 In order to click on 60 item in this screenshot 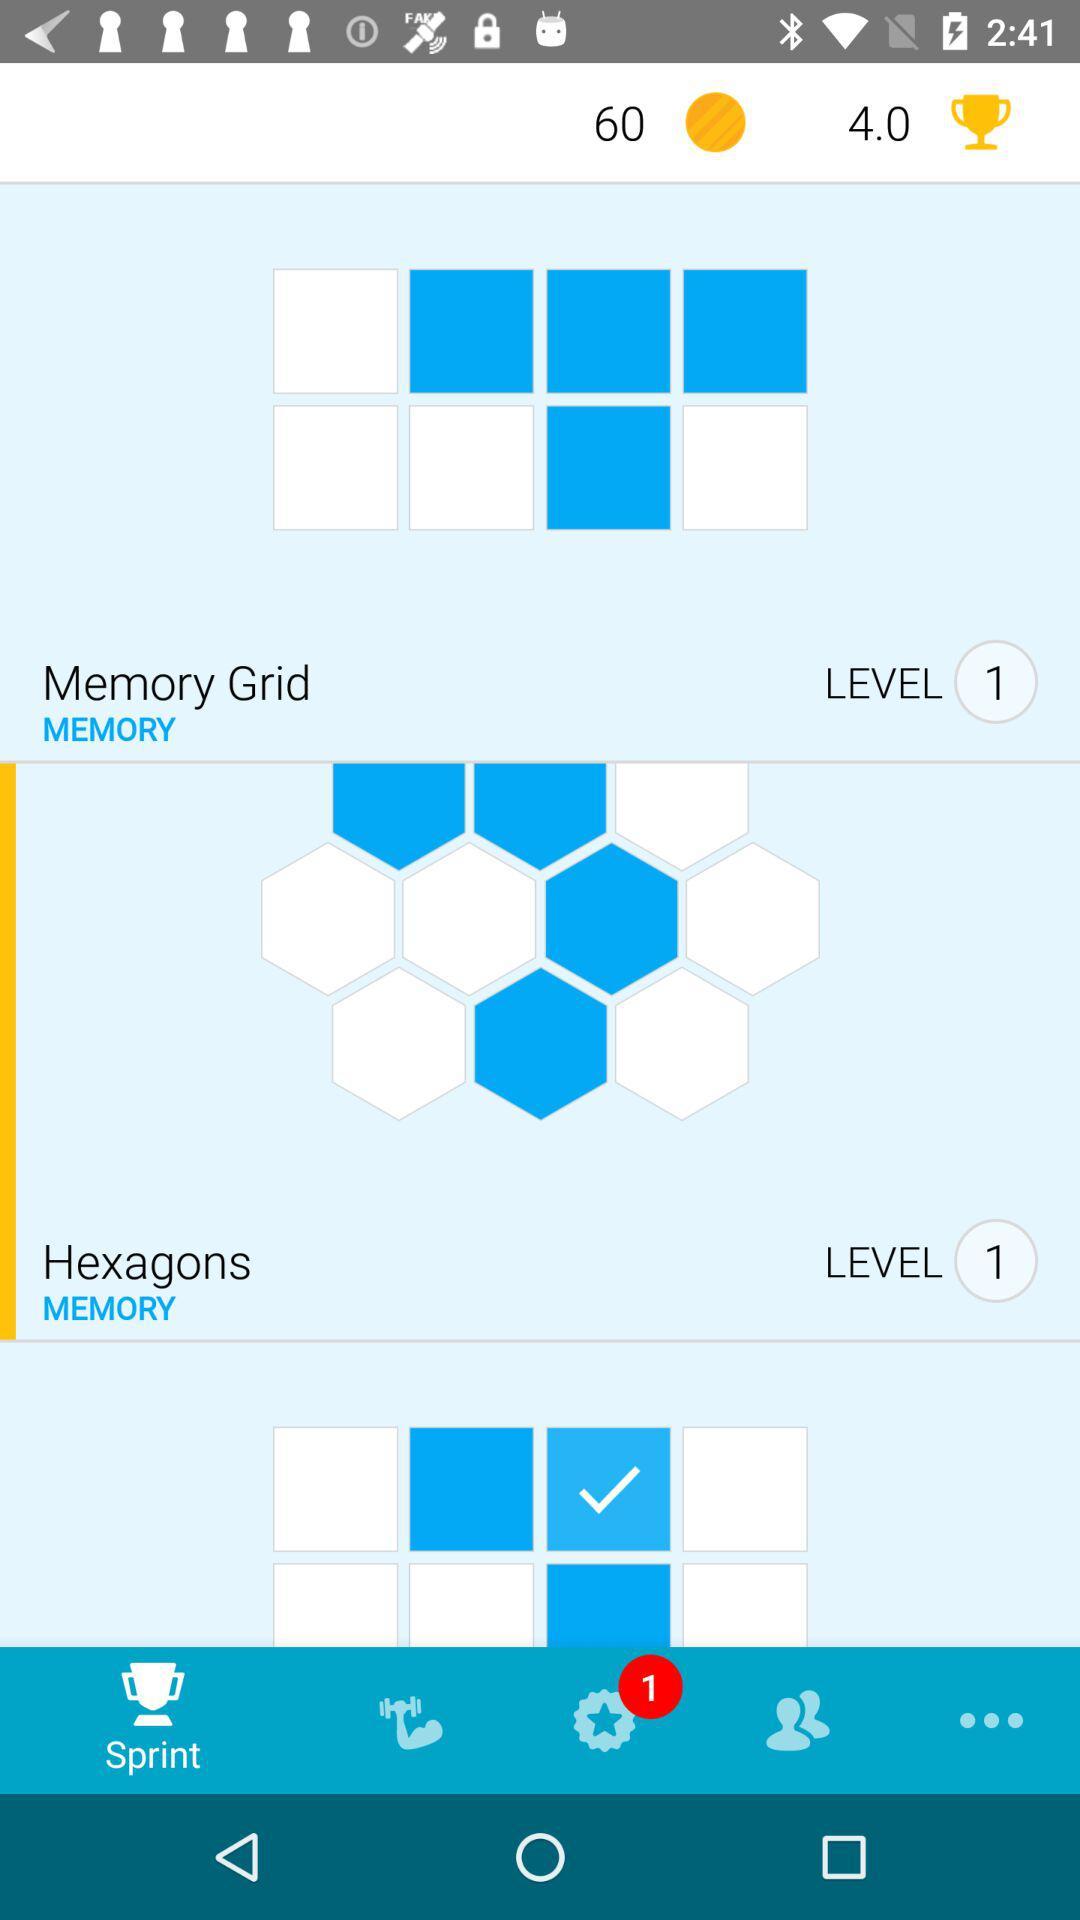, I will do `click(582, 121)`.